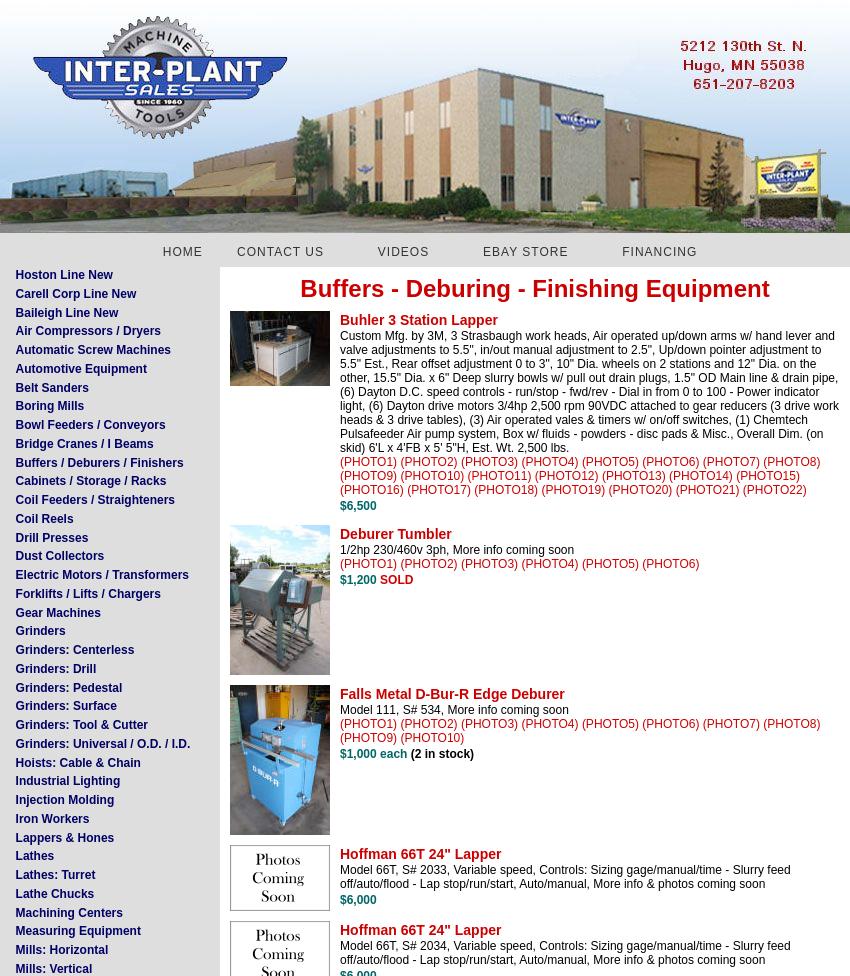  I want to click on 'Drill Presses', so click(51, 536).